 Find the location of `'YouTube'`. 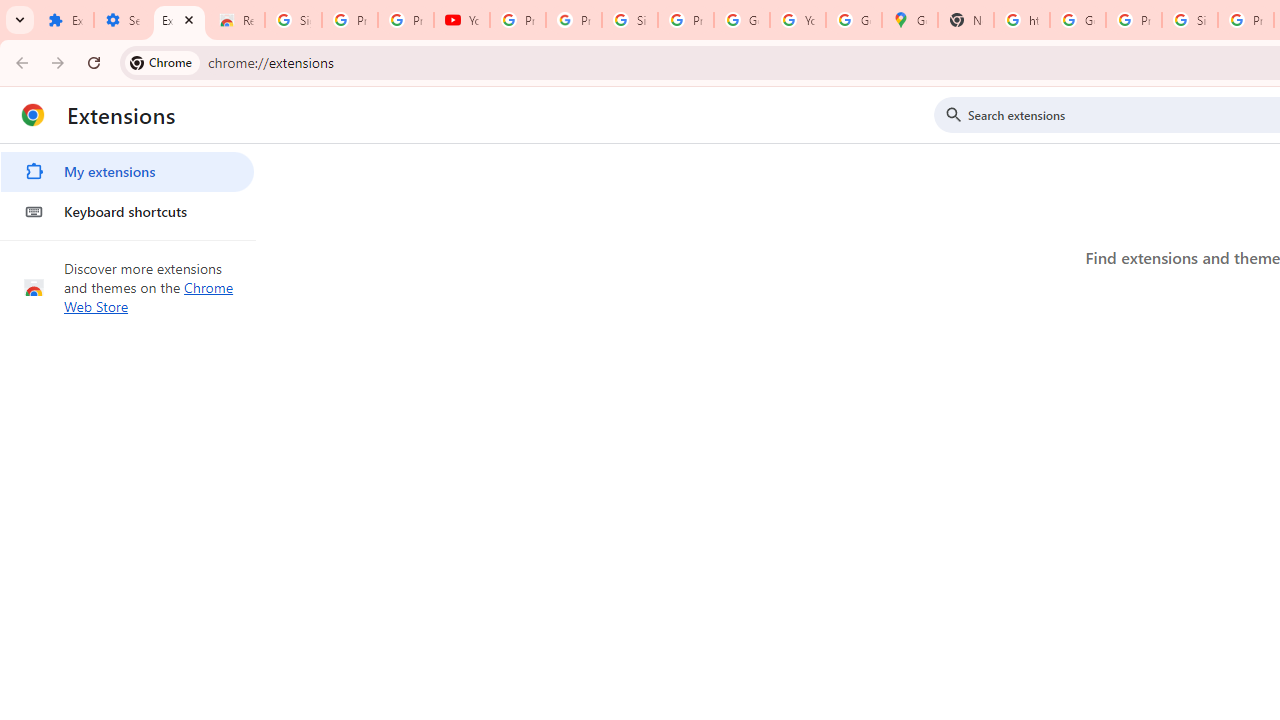

'YouTube' is located at coordinates (461, 20).